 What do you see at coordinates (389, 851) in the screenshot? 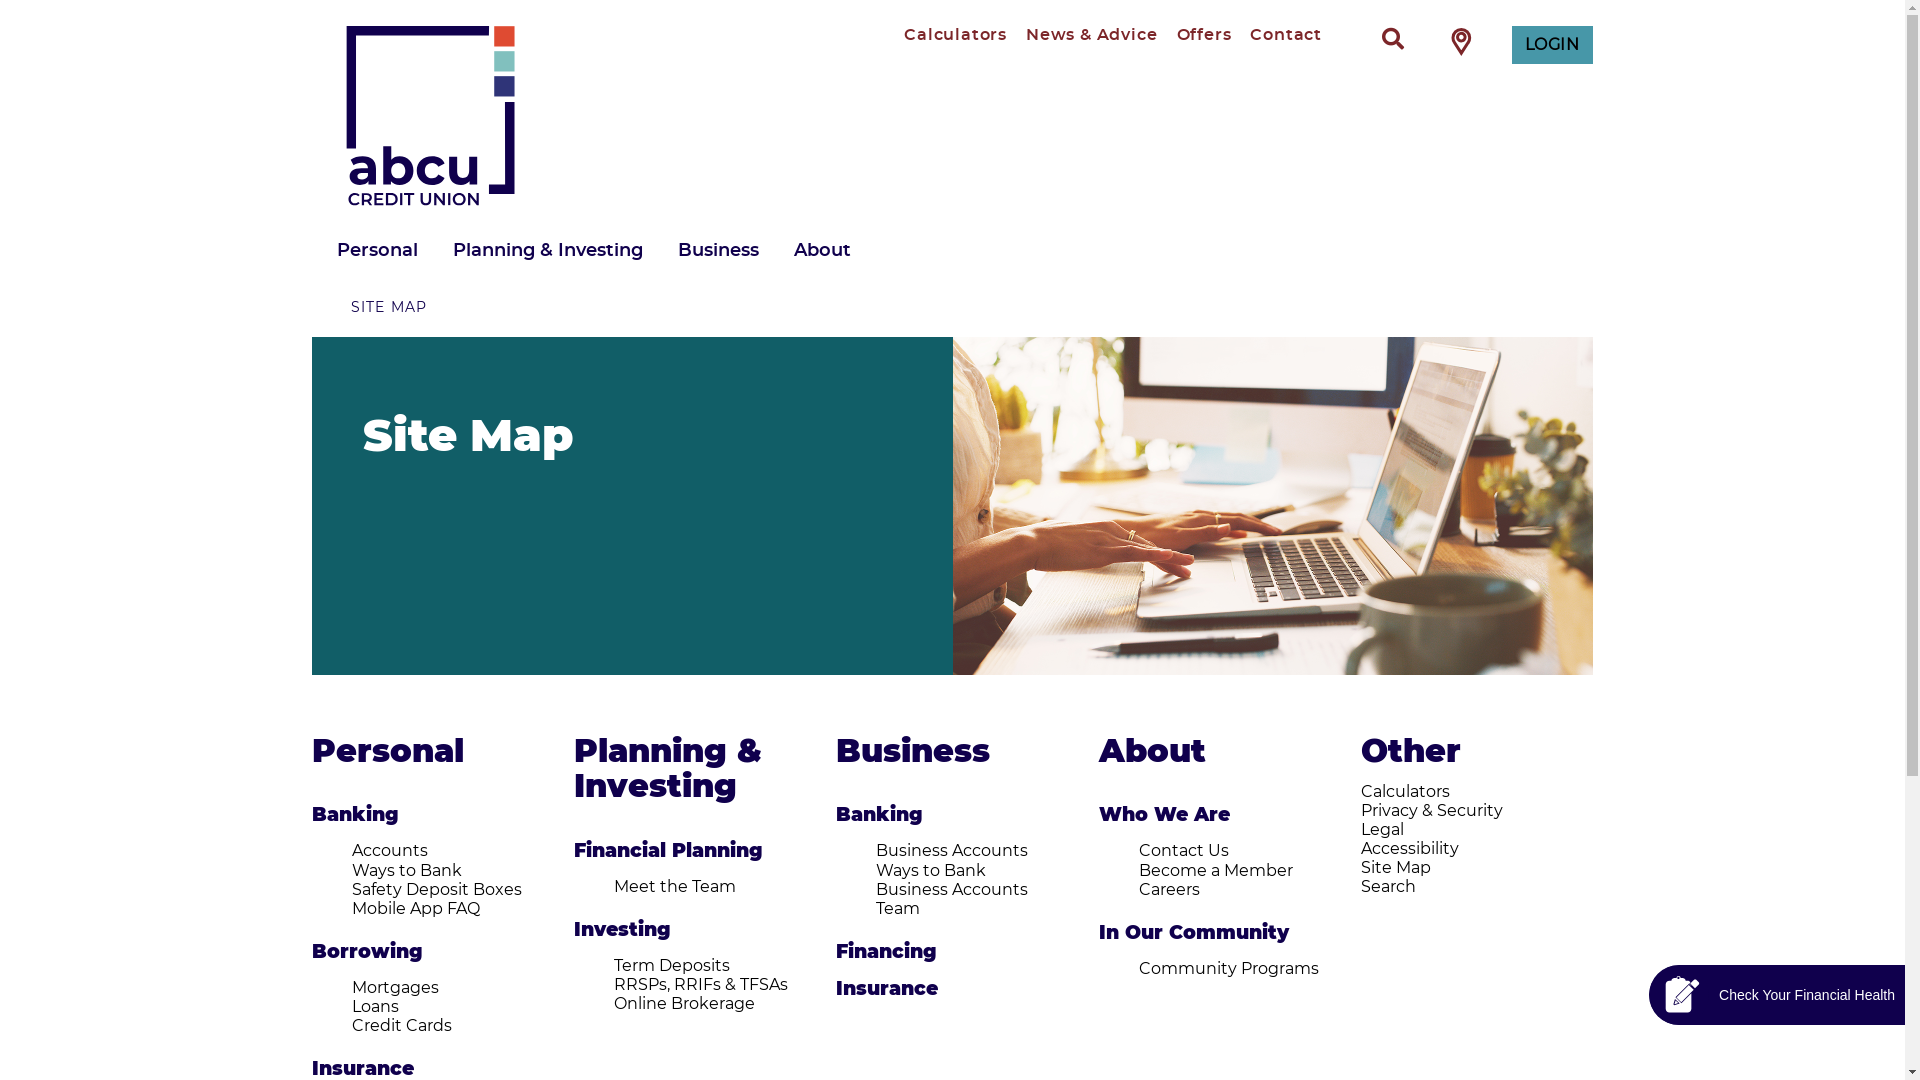
I see `'Accounts'` at bounding box center [389, 851].